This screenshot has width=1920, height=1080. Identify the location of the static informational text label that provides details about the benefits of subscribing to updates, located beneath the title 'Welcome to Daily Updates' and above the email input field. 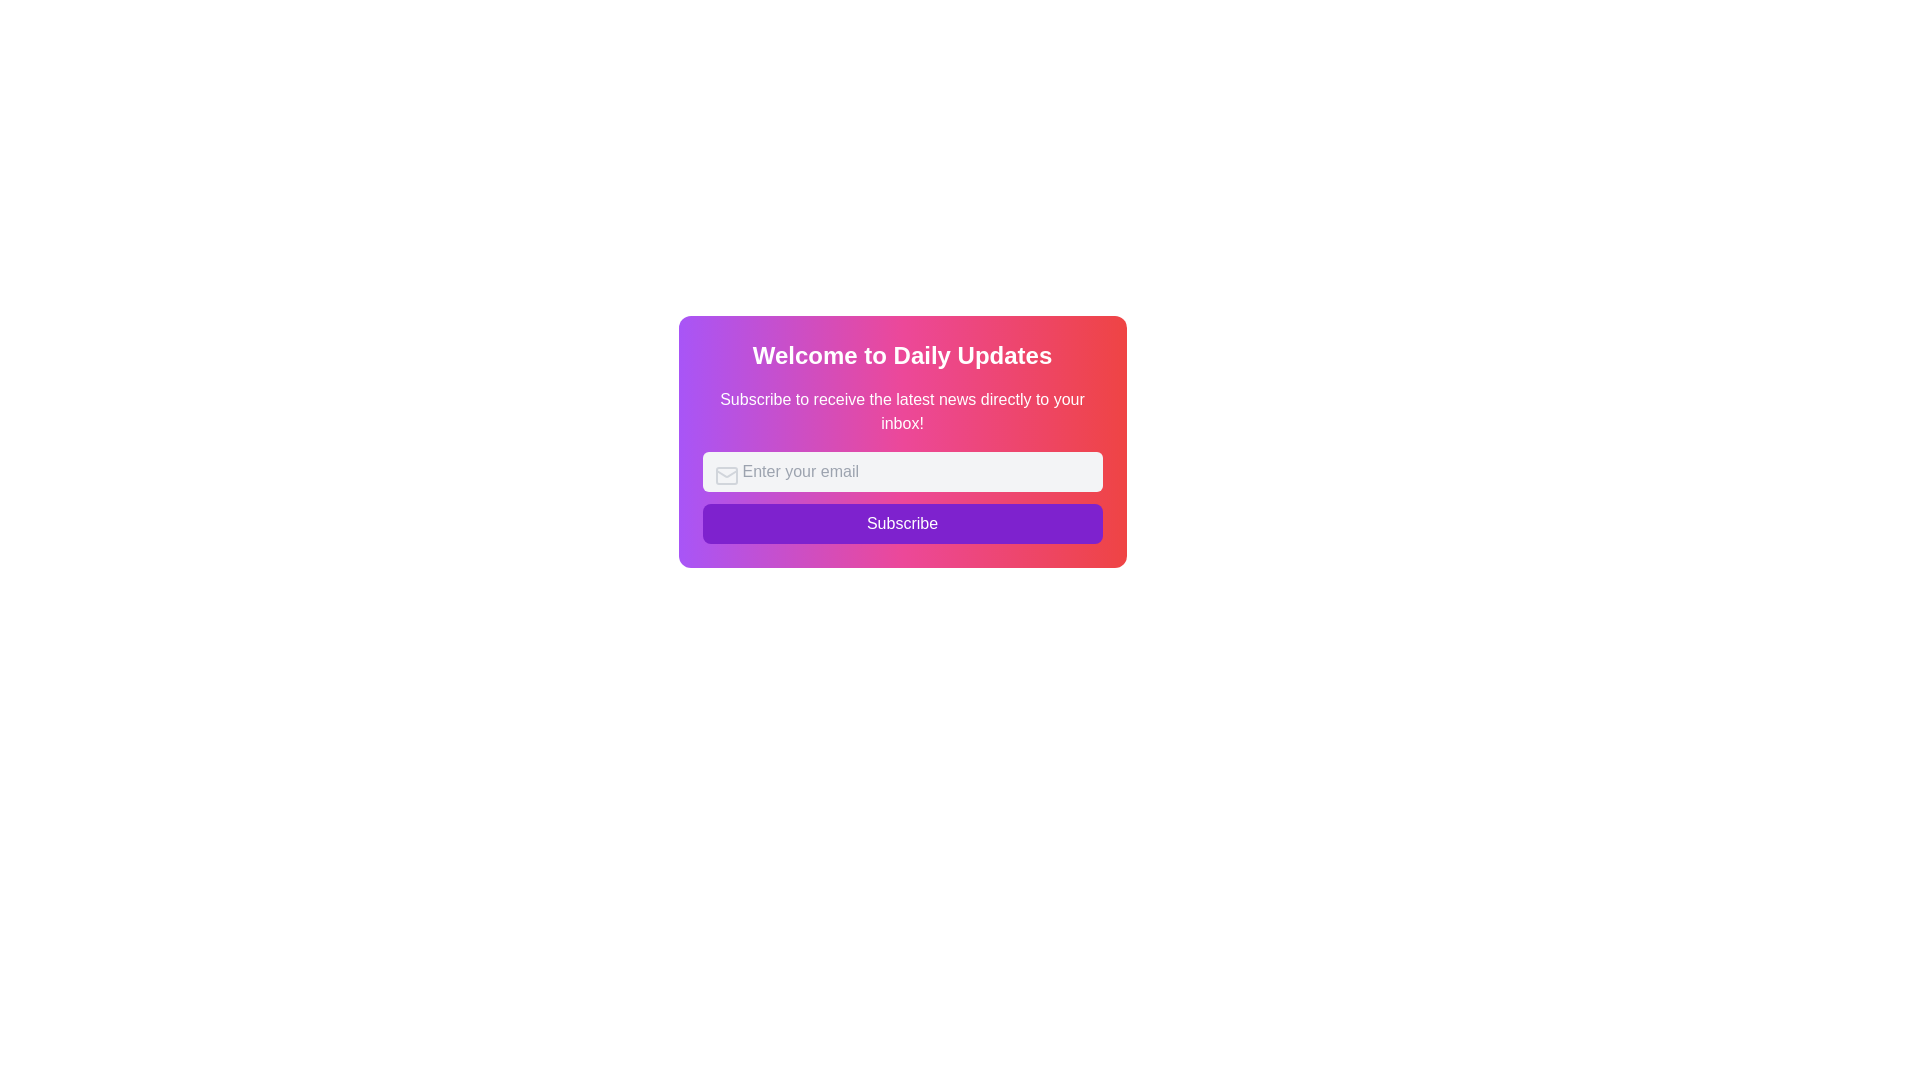
(901, 411).